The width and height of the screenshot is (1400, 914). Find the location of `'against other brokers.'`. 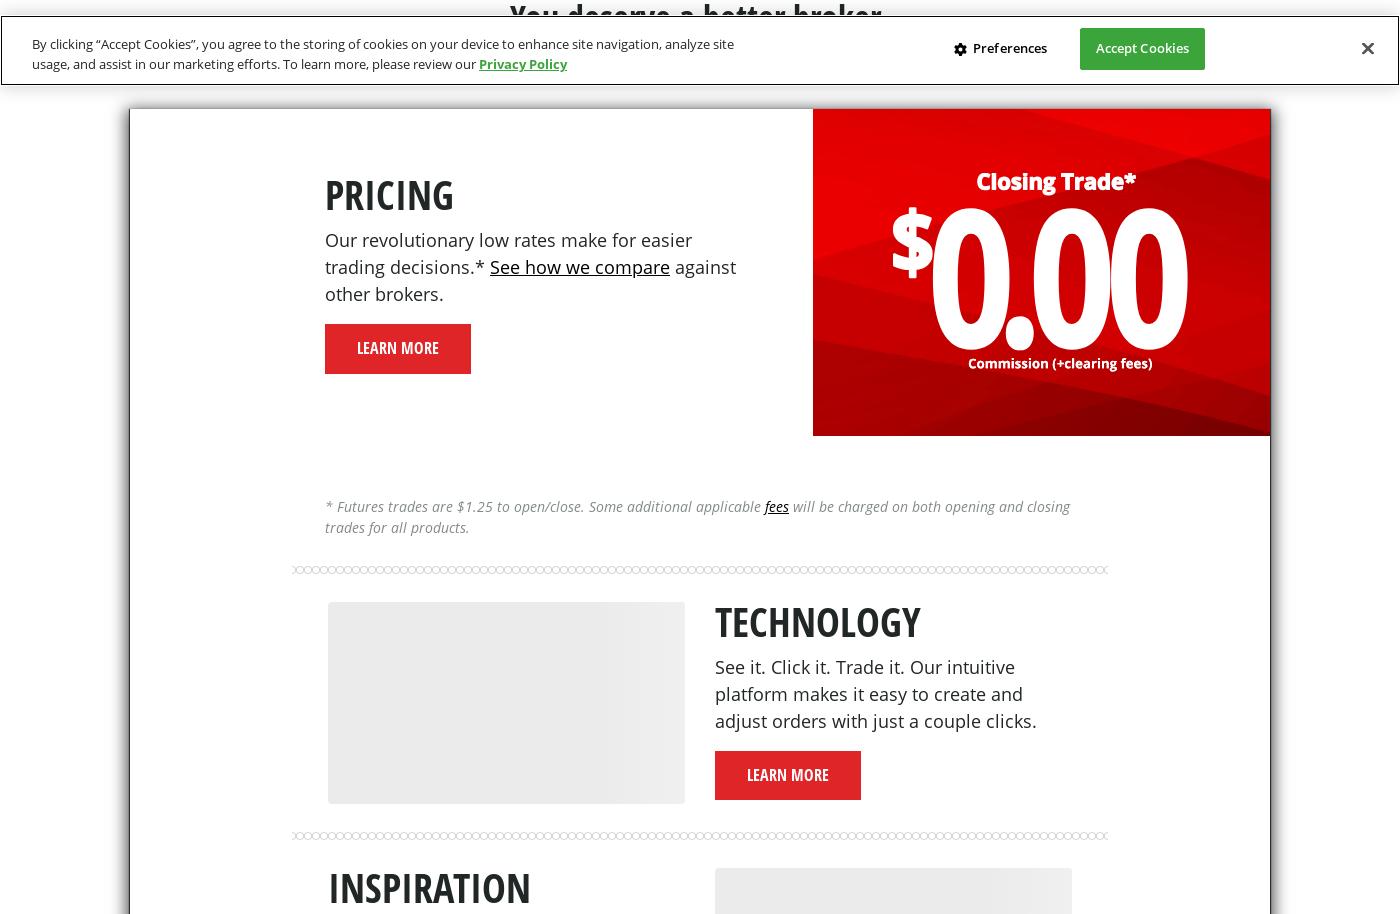

'against other brokers.' is located at coordinates (530, 280).